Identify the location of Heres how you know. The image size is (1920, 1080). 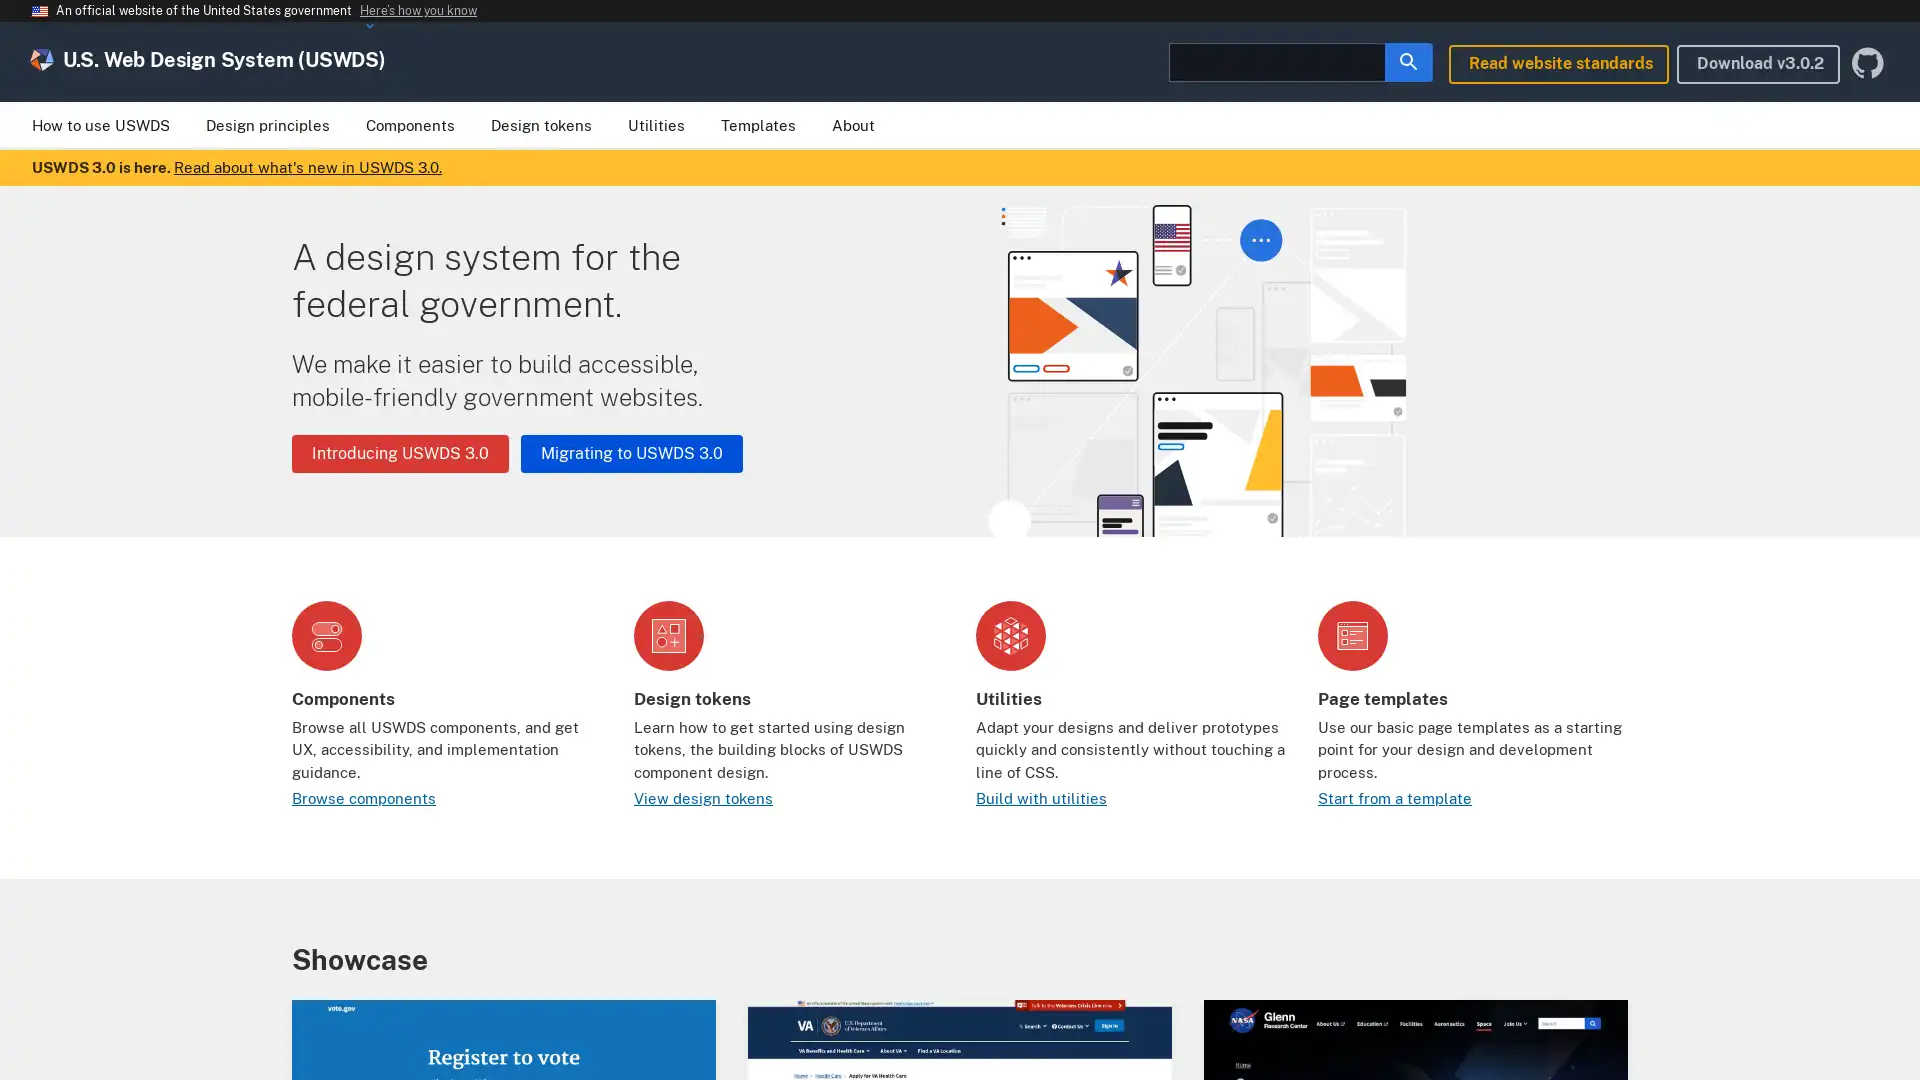
(417, 11).